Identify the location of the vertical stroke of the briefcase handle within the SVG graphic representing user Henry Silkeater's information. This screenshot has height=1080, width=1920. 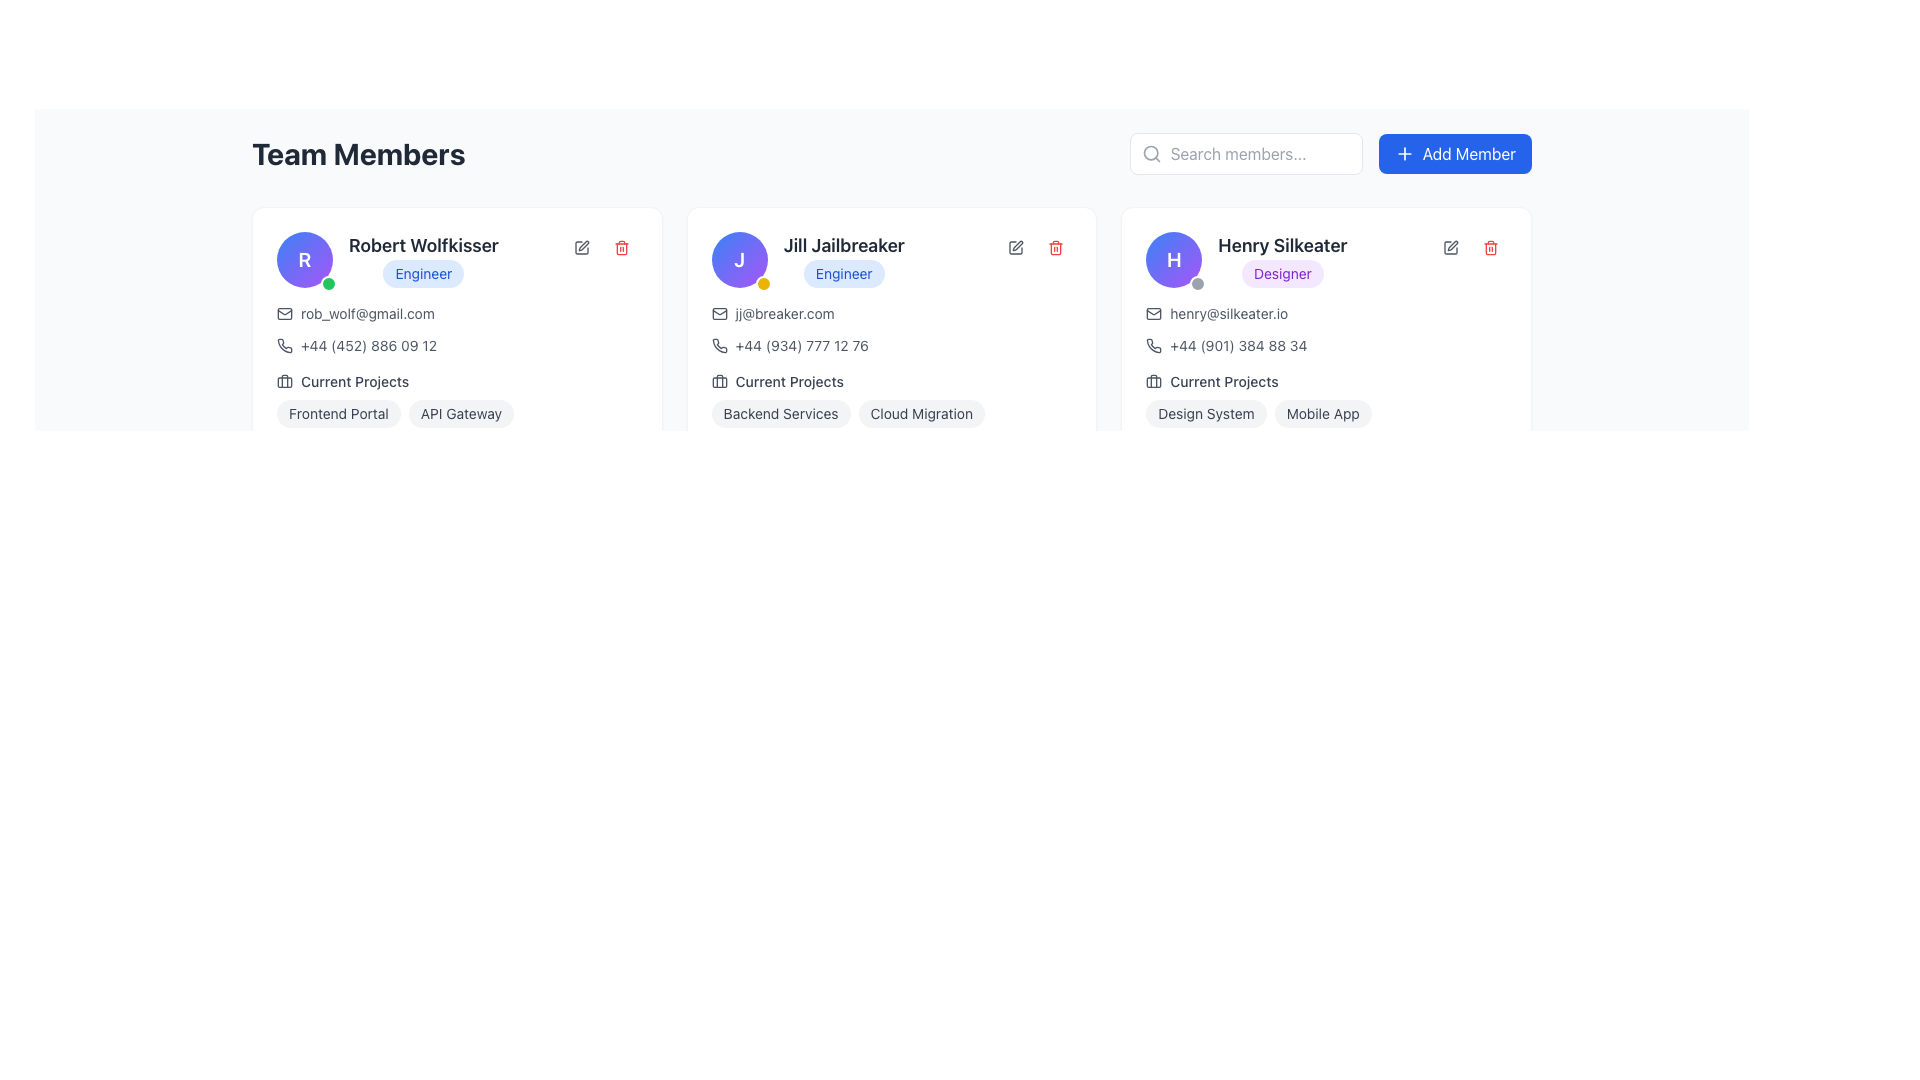
(1154, 381).